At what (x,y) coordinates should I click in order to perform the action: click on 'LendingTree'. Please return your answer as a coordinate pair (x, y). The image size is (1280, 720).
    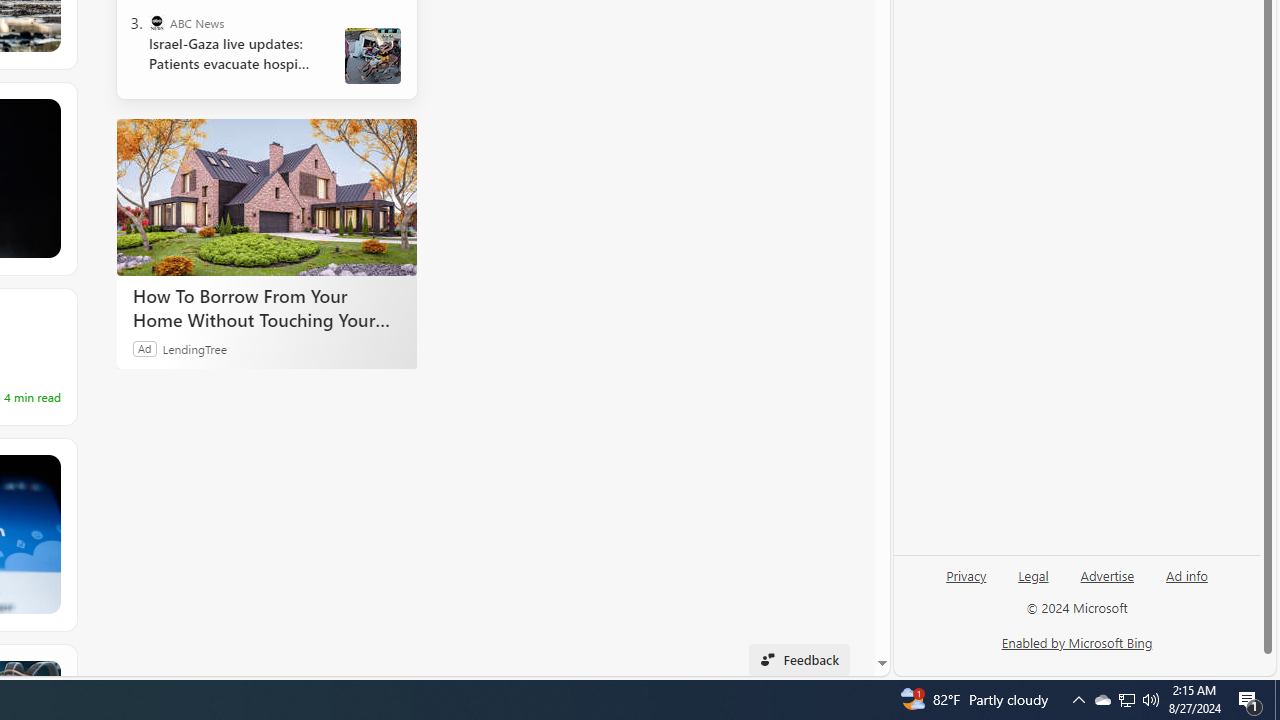
    Looking at the image, I should click on (195, 347).